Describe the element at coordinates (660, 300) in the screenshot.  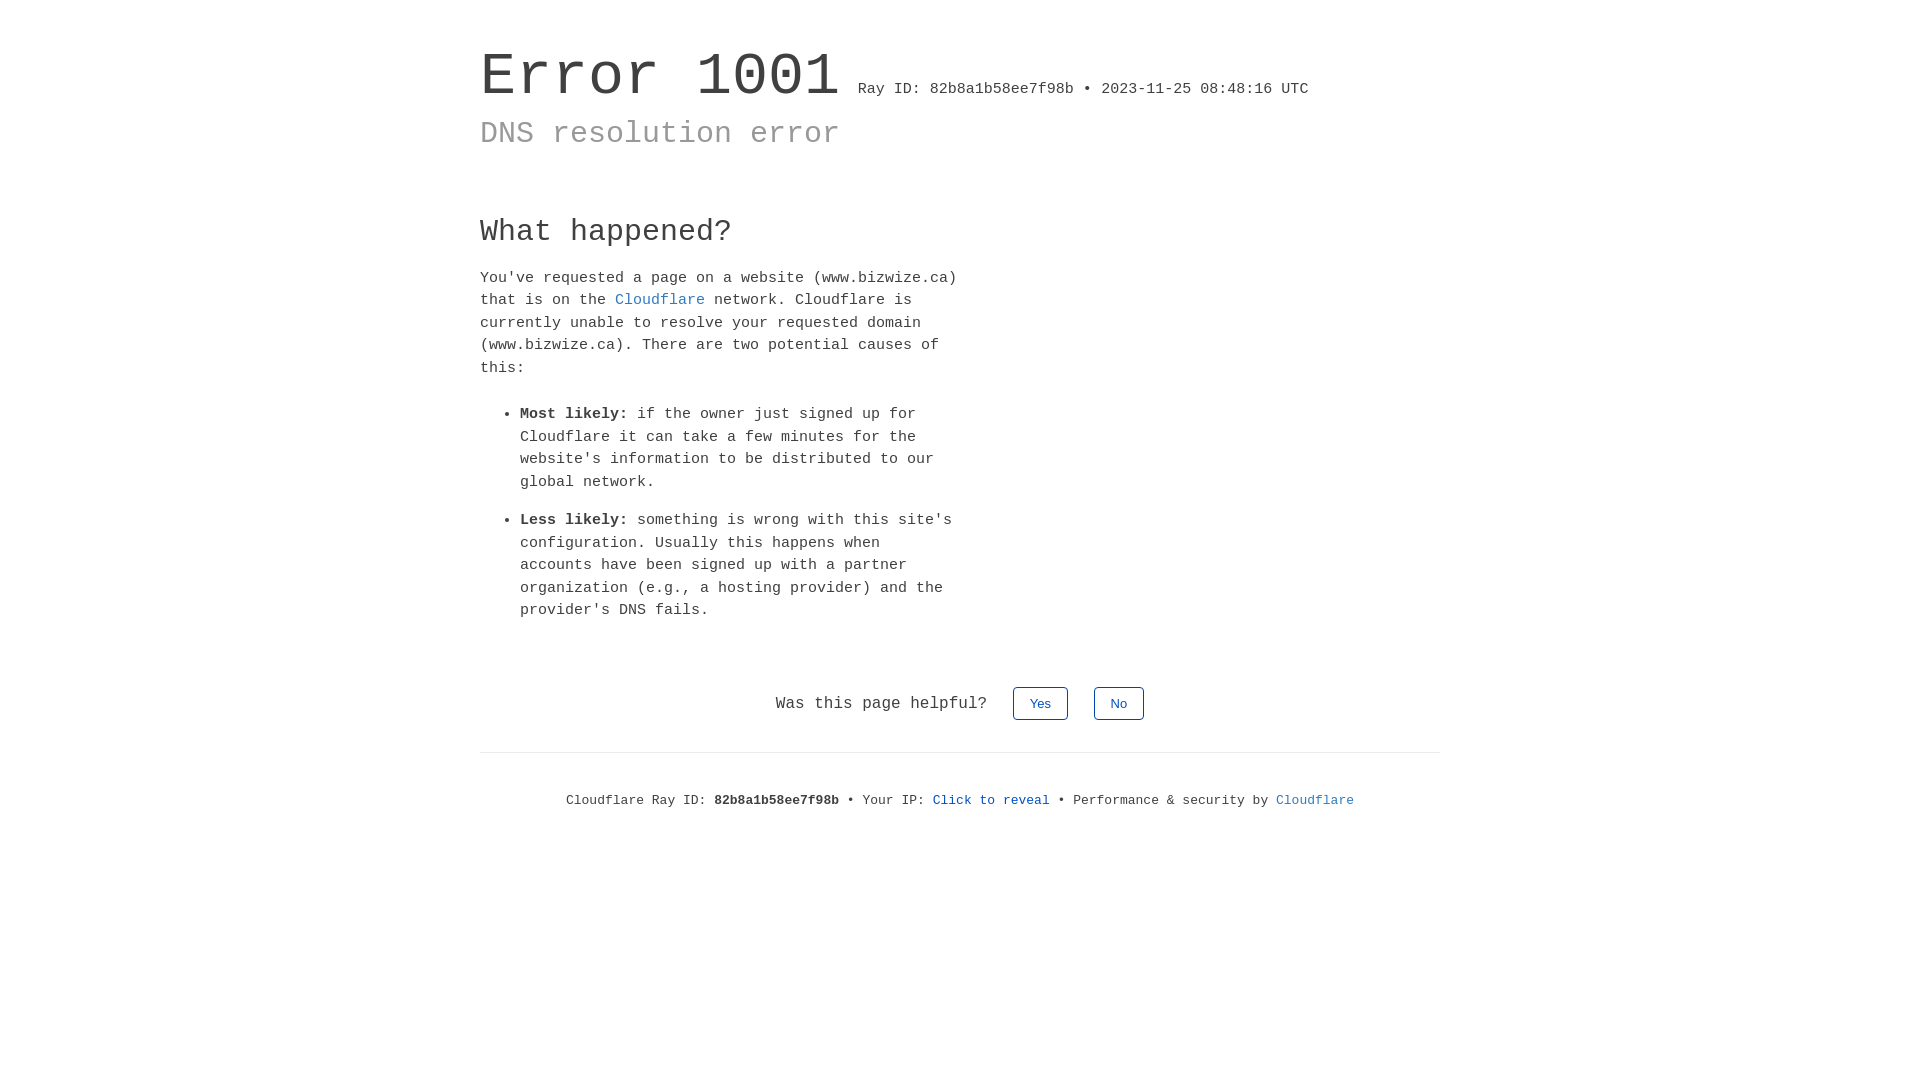
I see `'Cloudflare'` at that location.